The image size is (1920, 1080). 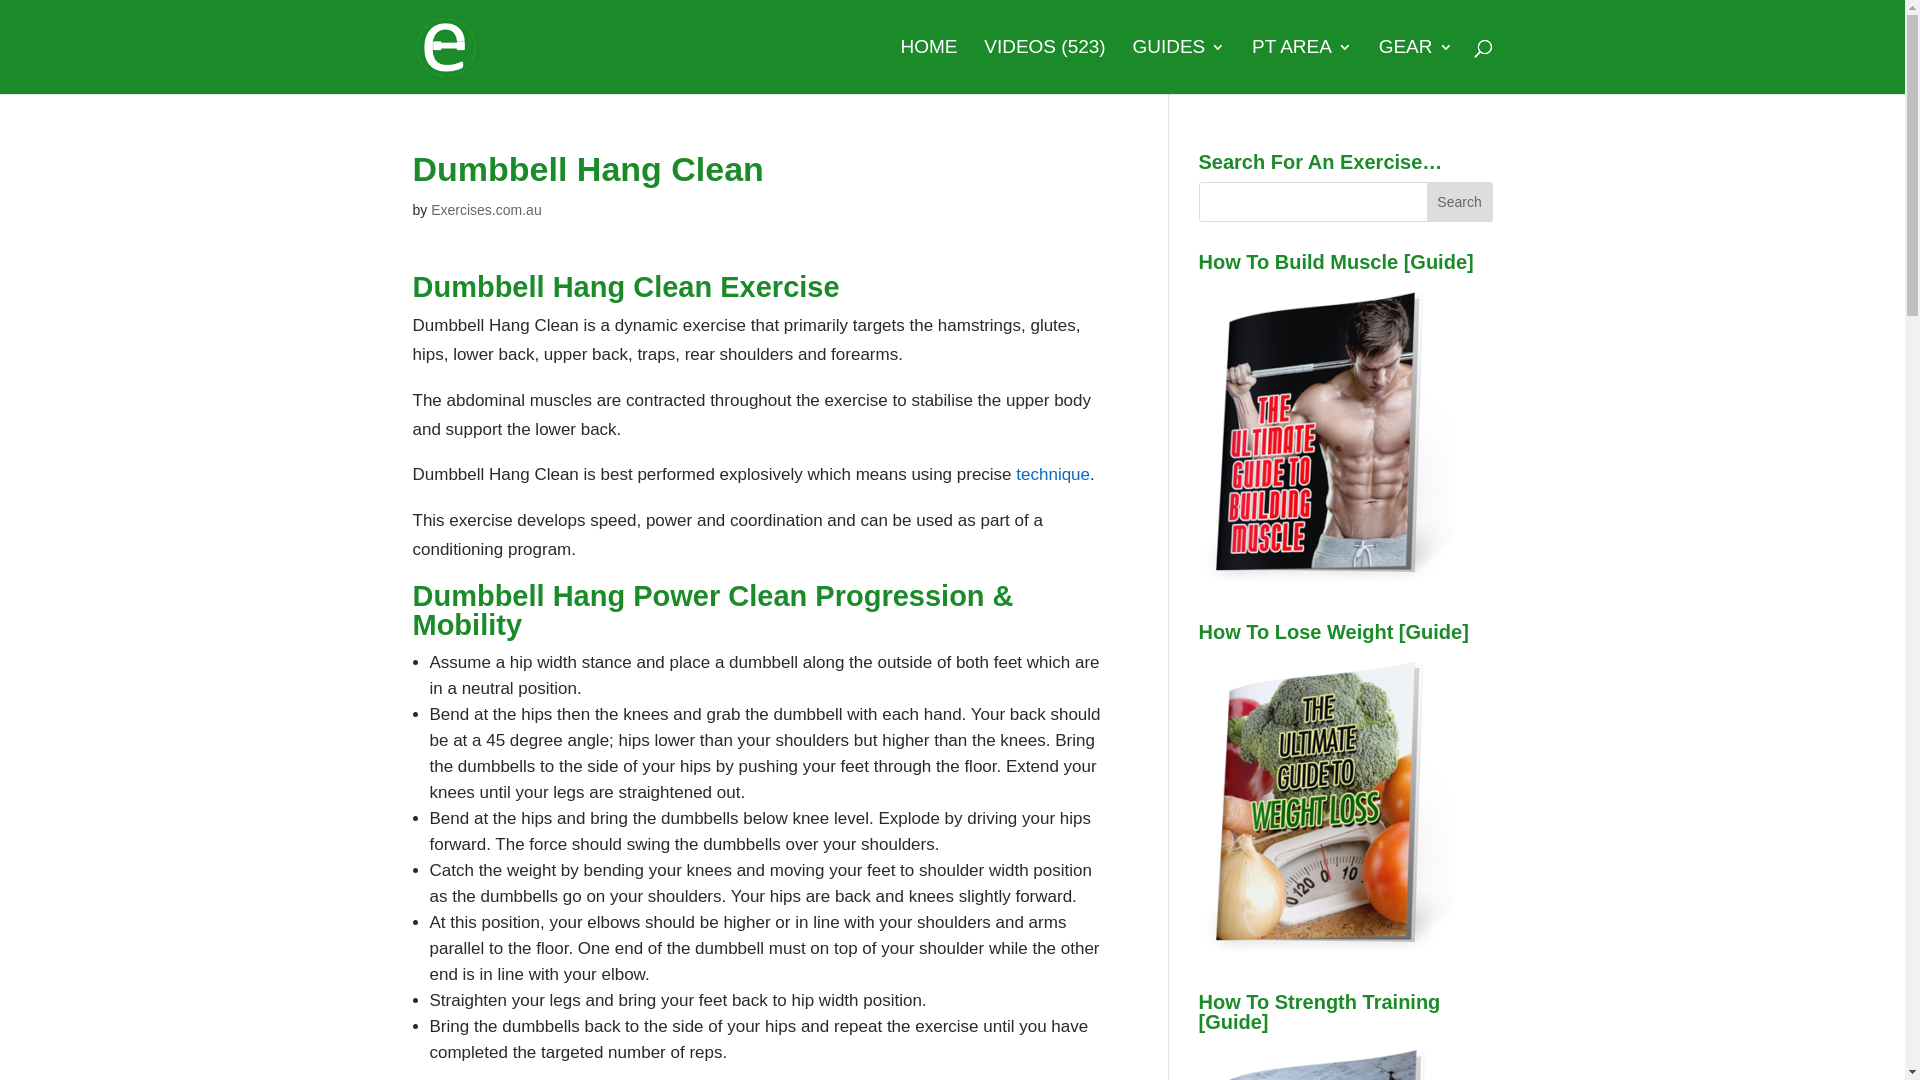 What do you see at coordinates (927, 65) in the screenshot?
I see `'HOME'` at bounding box center [927, 65].